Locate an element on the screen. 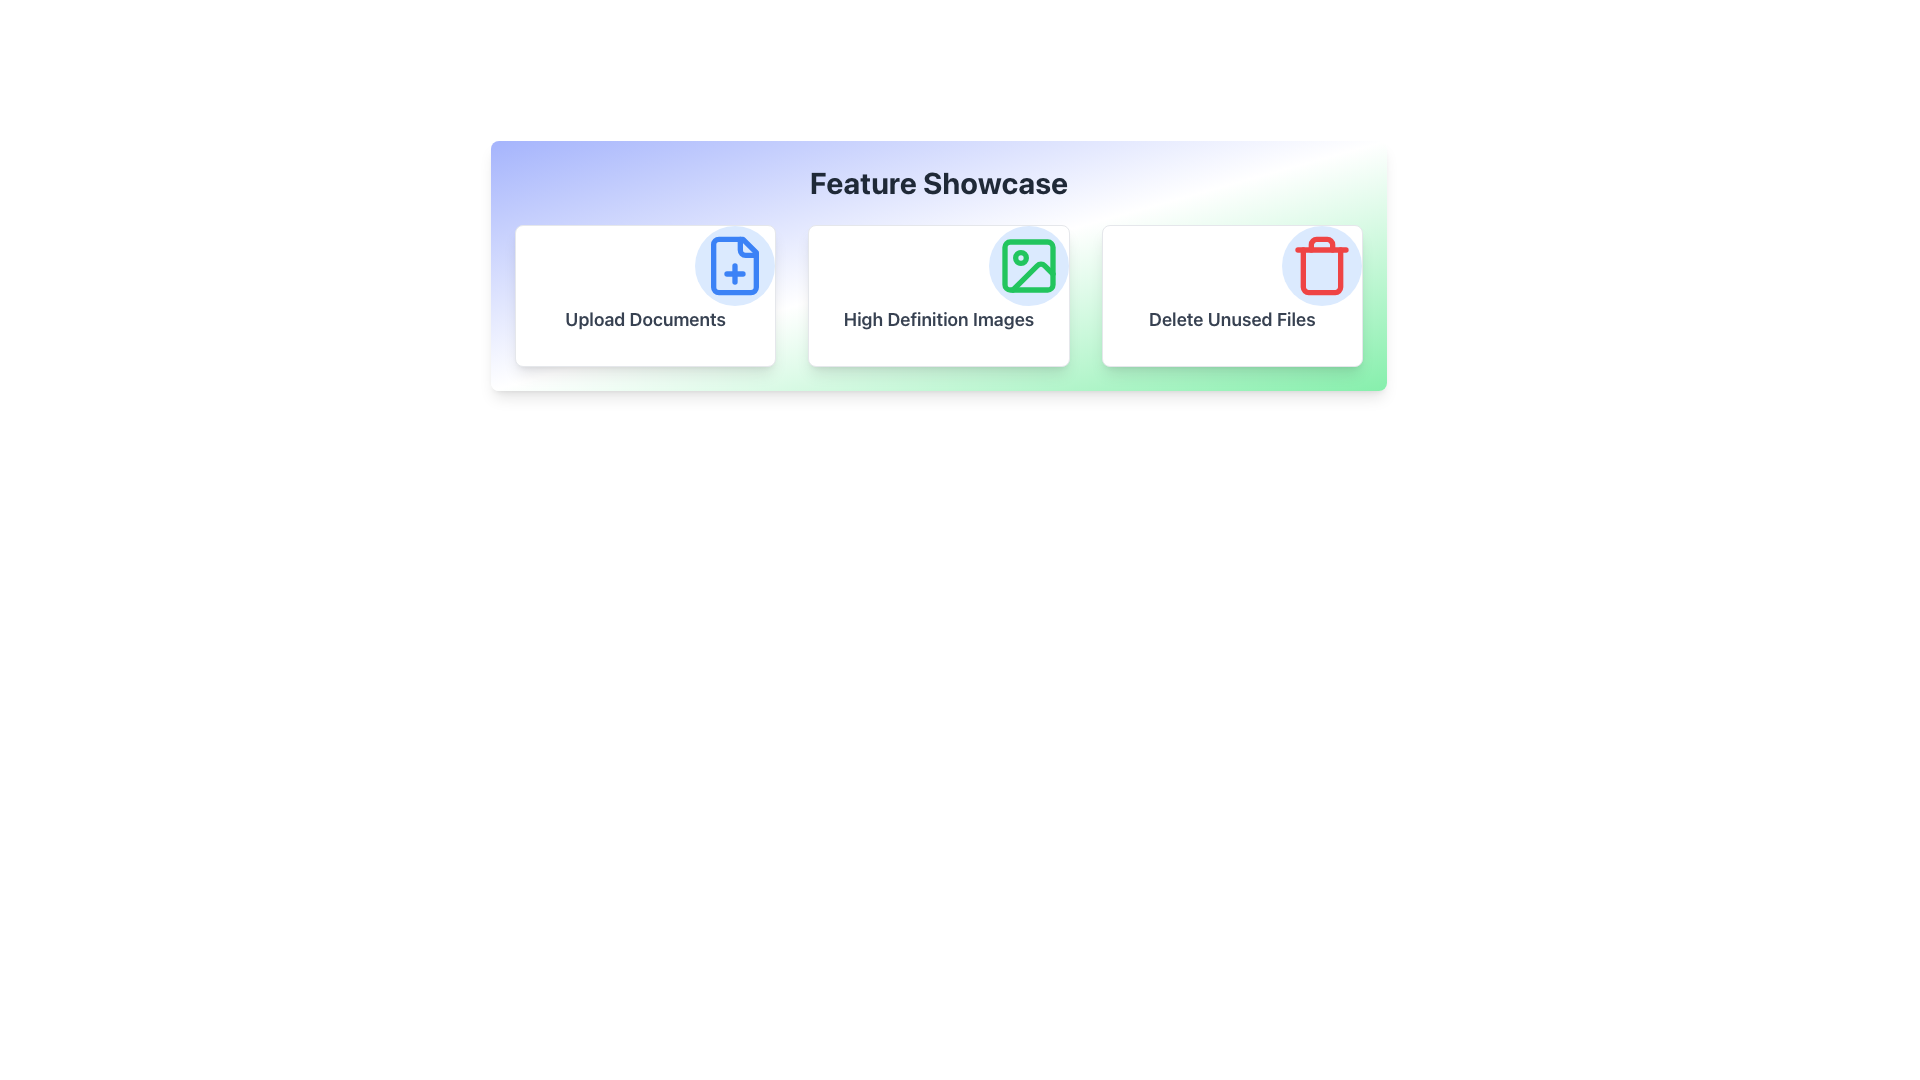 Image resolution: width=1920 pixels, height=1080 pixels. the blue curved line at the top of the document-like shape in the SVG graphic, which is part of the 'Upload Documents' icon under the 'Feature Showcase' header is located at coordinates (747, 246).